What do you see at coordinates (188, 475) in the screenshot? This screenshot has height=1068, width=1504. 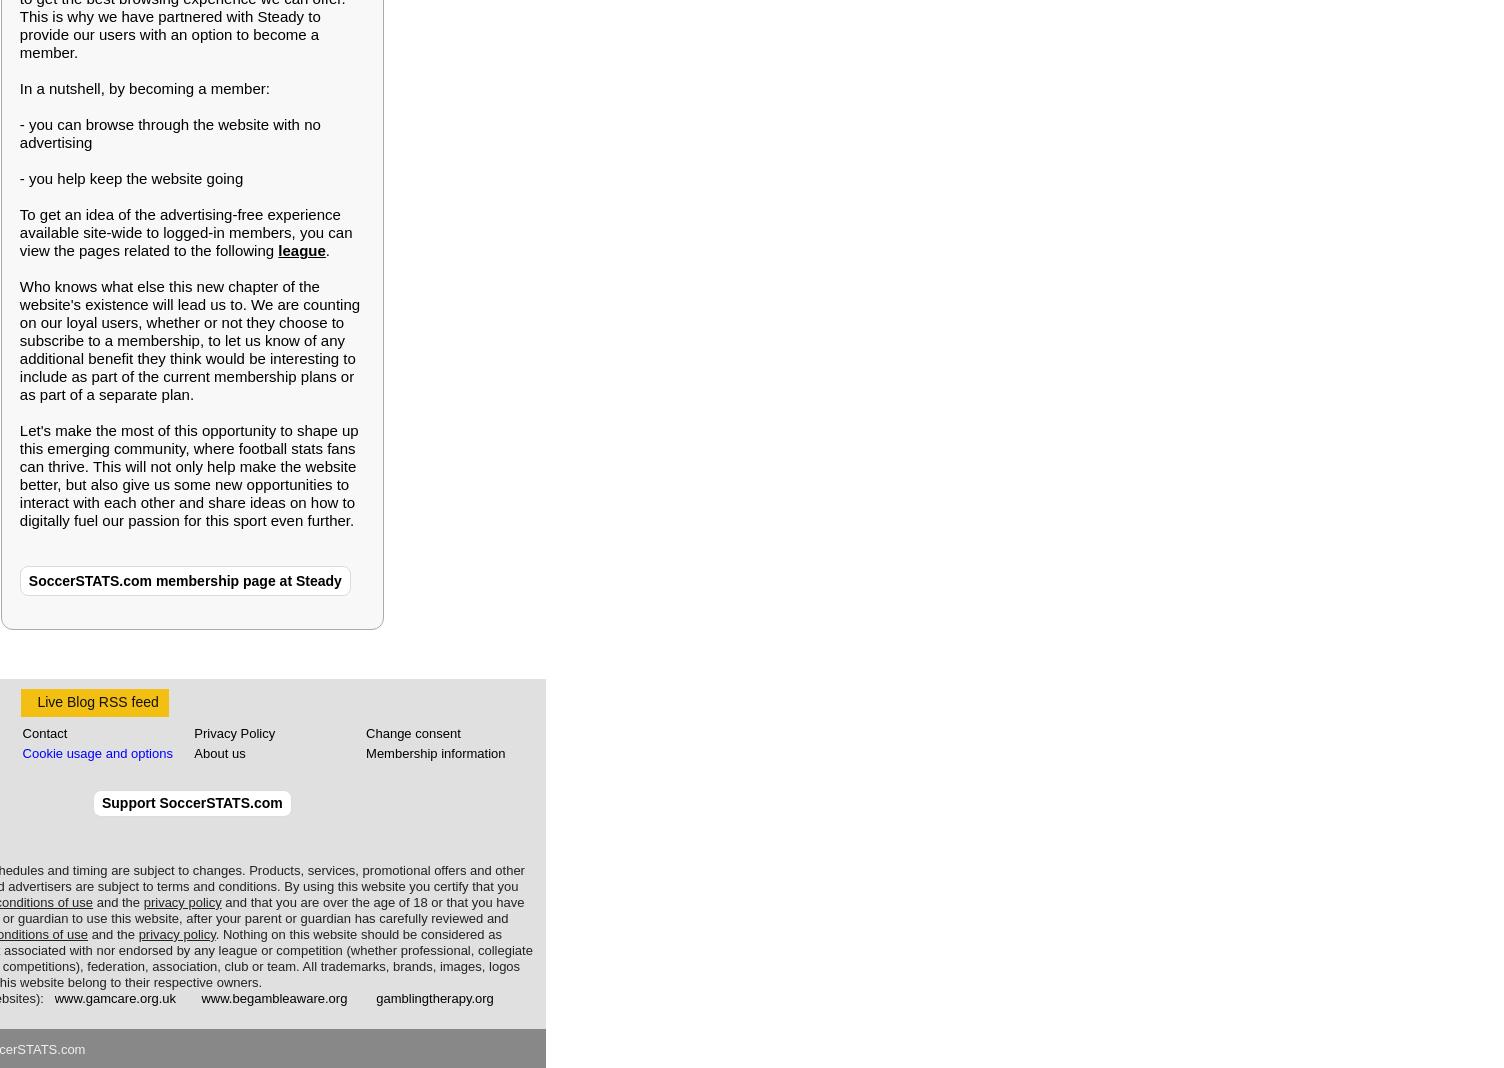 I see `'Let's make the most of this opportunity to shape up this emerging community, where football stats fans can thrive. This will not only help make the website better, but also give us some new opportunities to interact with each other and share ideas on how to digitally fuel our passion for this sport even further.'` at bounding box center [188, 475].